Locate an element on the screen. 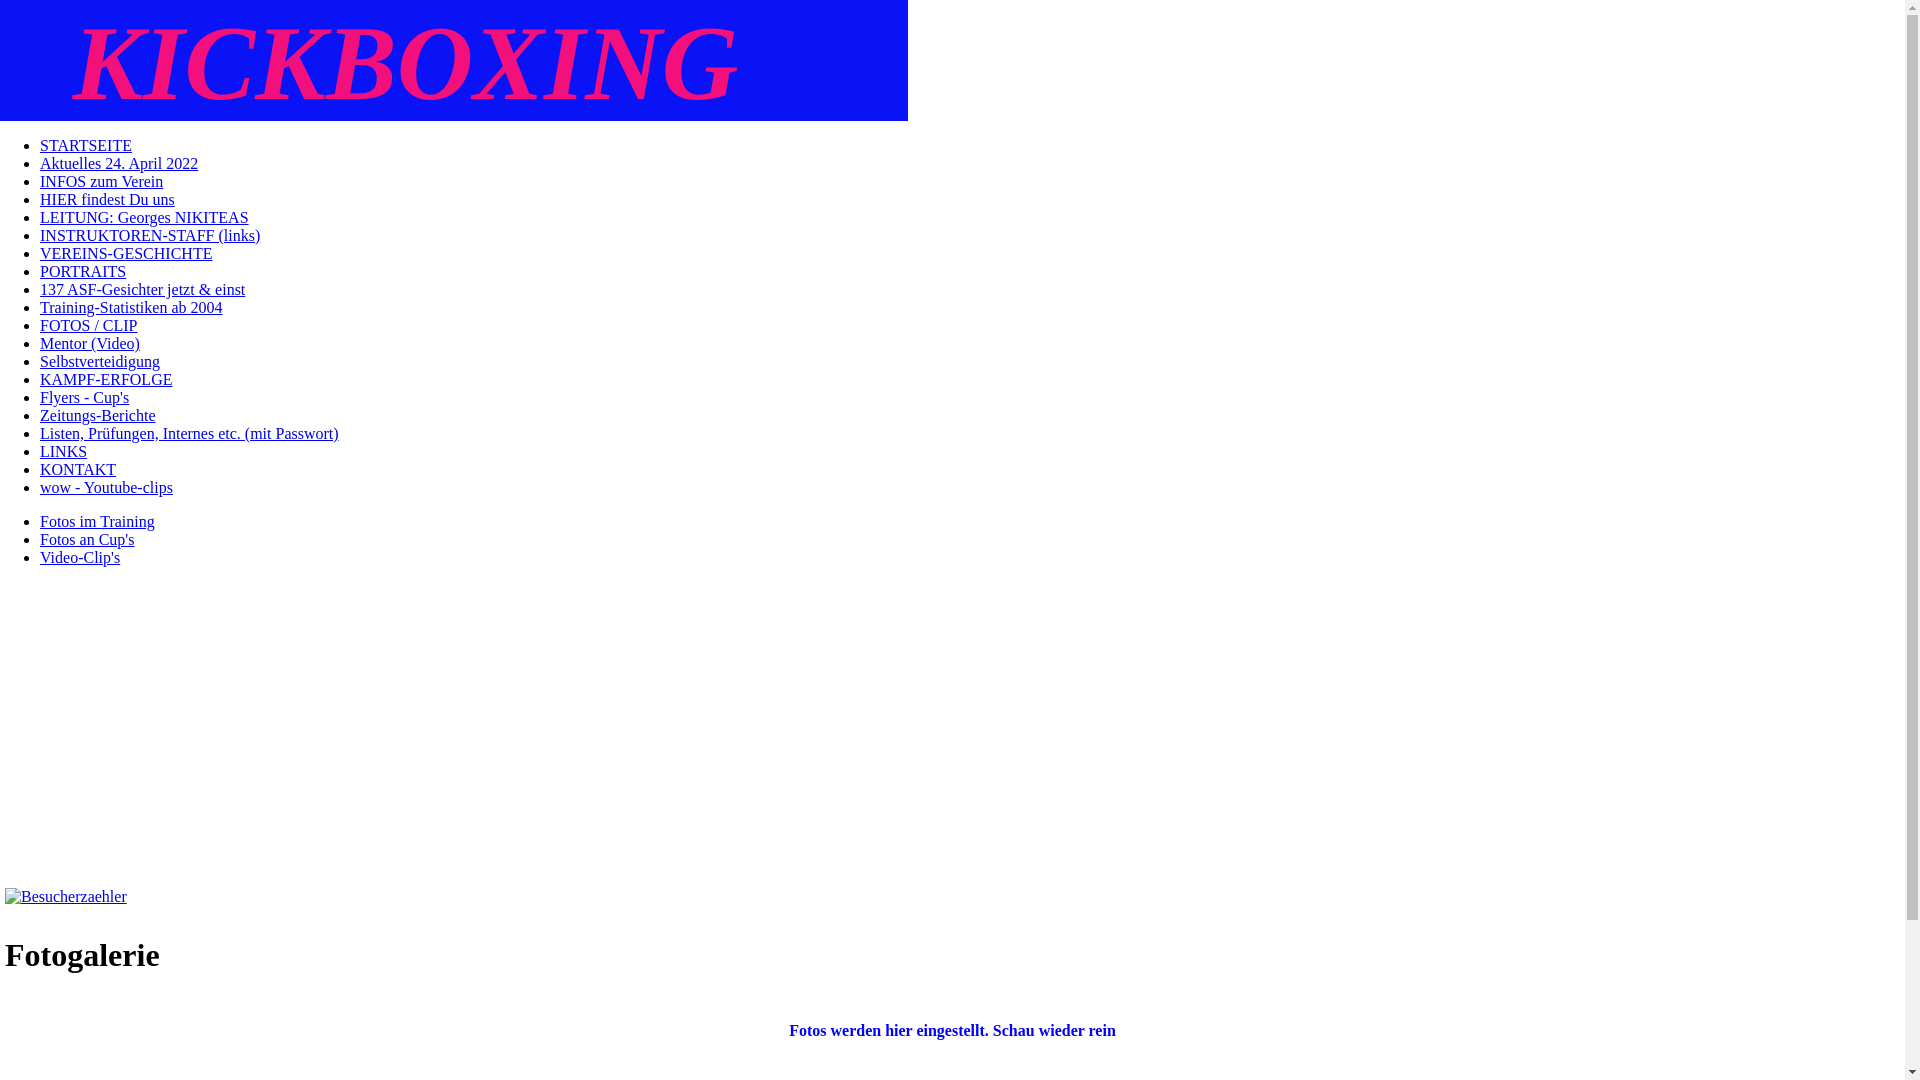  'wow - Youtube-clips' is located at coordinates (39, 487).